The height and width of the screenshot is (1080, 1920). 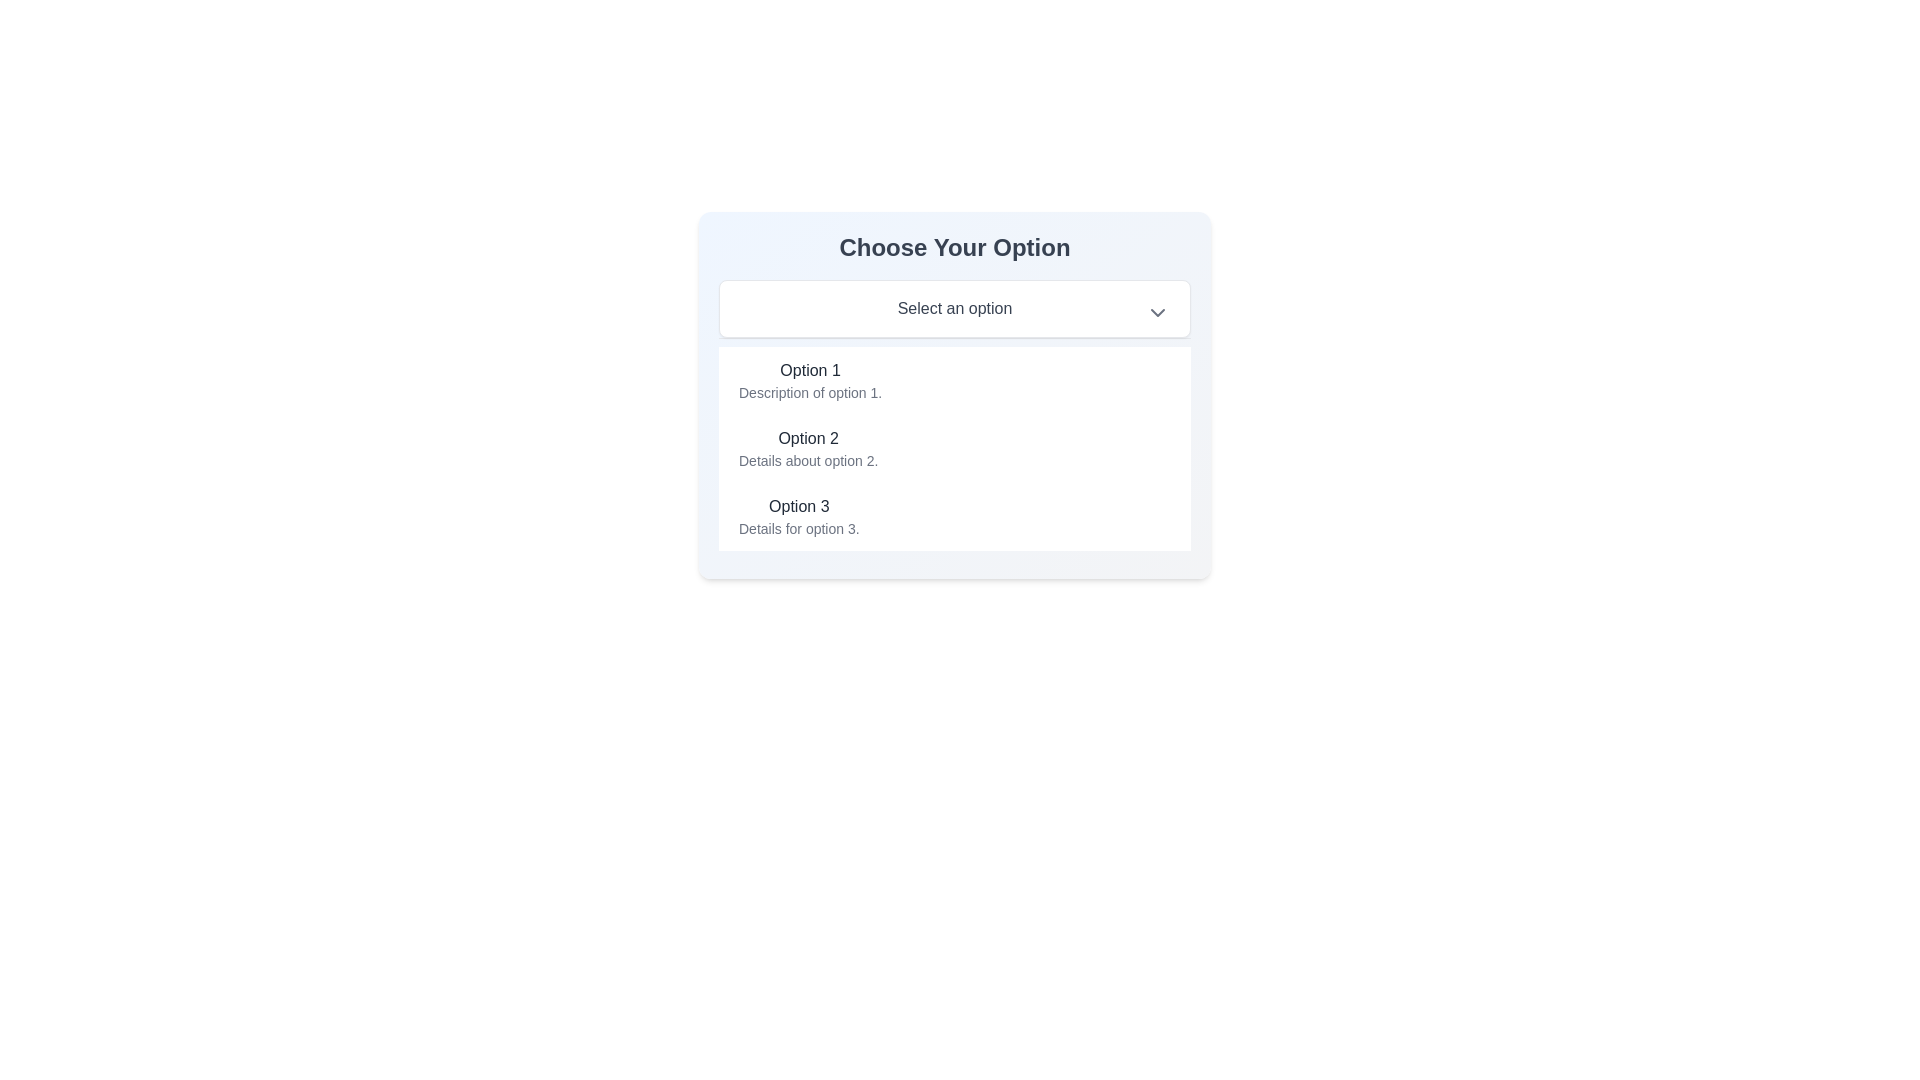 I want to click on the text label displaying 'Details about option 2.' which is located below 'Option 2' in the dropdown menu area, so click(x=808, y=461).